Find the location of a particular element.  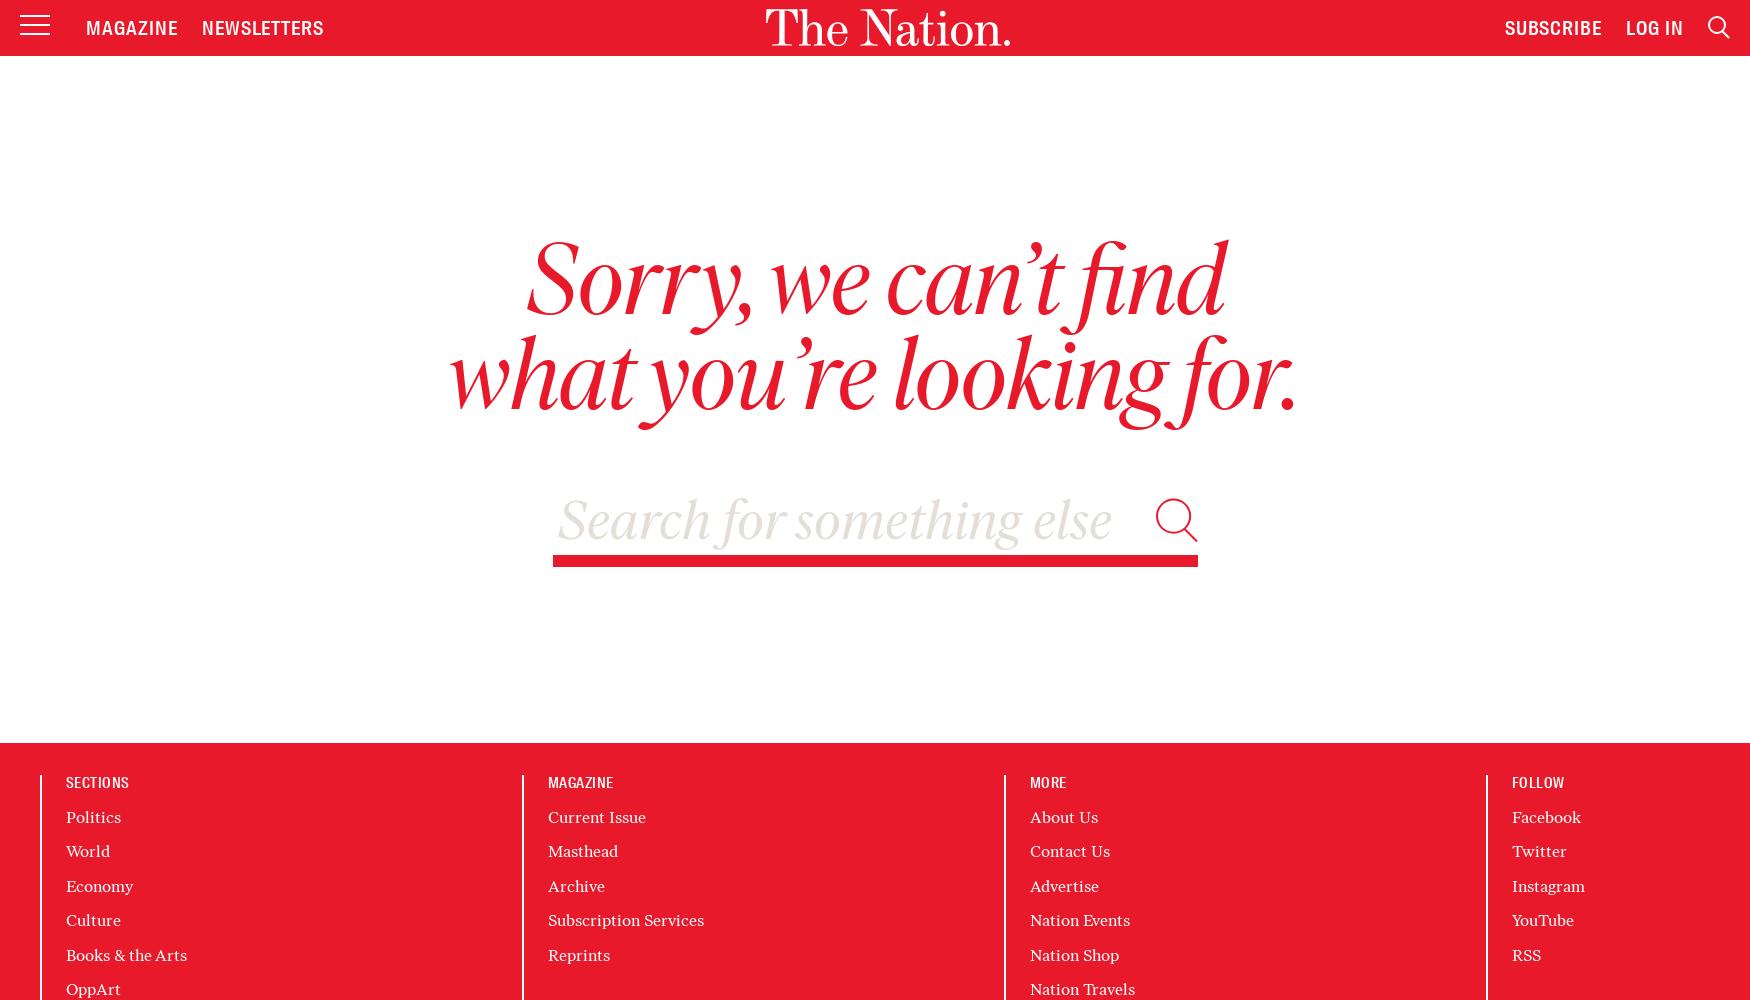

'Follow' is located at coordinates (1537, 782).